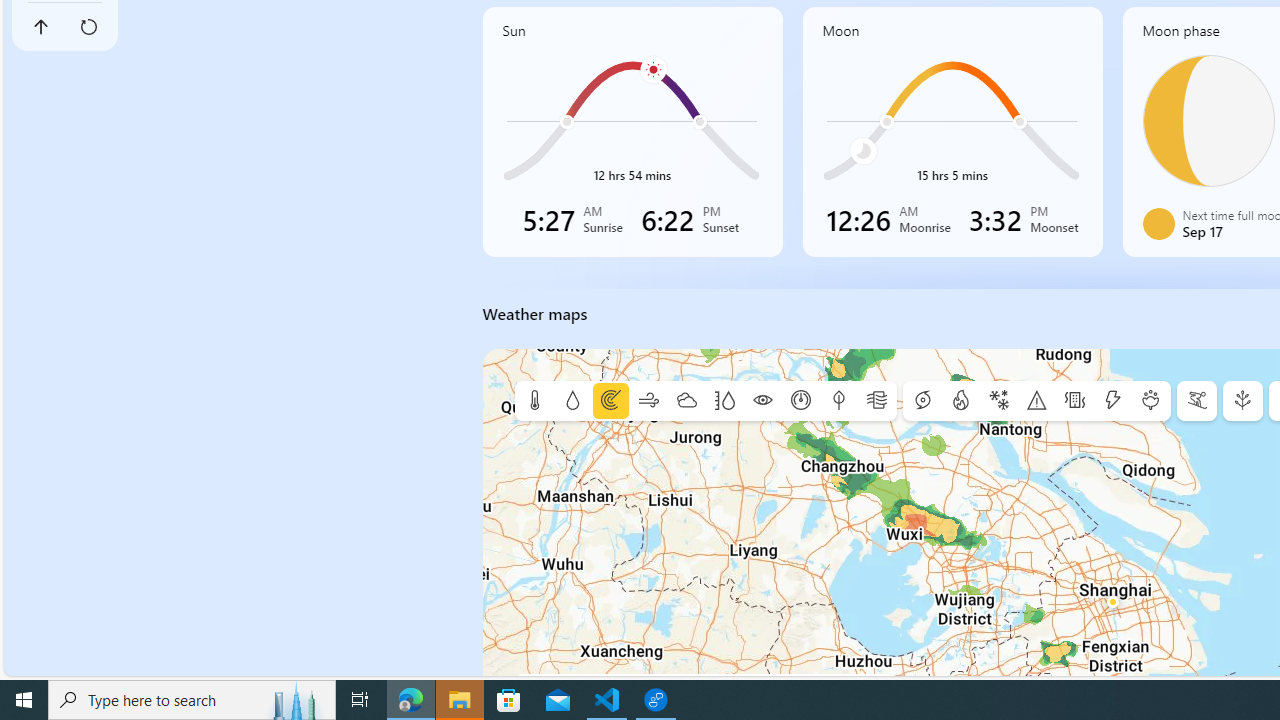 The width and height of the screenshot is (1280, 720). I want to click on 'Winter weather', so click(999, 401).